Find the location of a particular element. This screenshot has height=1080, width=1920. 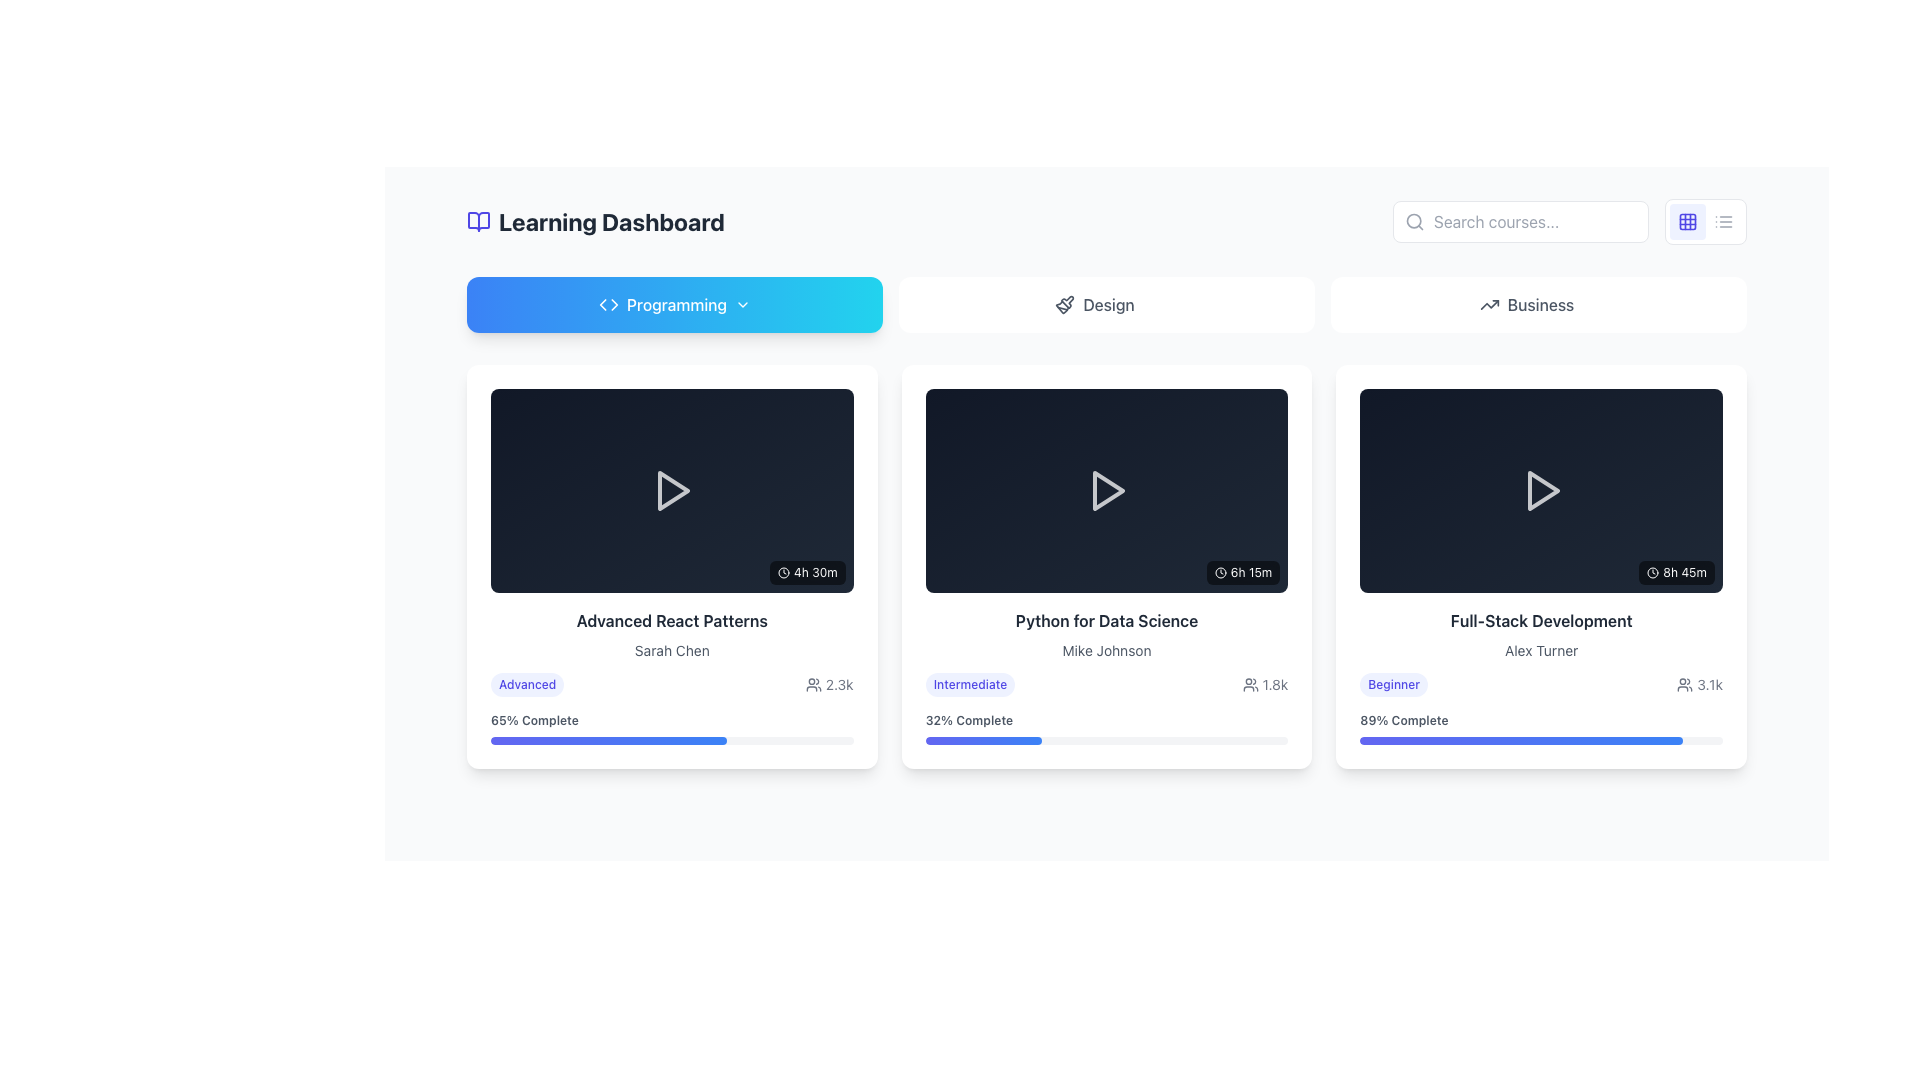

the first button in the upper section of the interface, which is designed to filter or navigate content related to programming topics is located at coordinates (675, 304).